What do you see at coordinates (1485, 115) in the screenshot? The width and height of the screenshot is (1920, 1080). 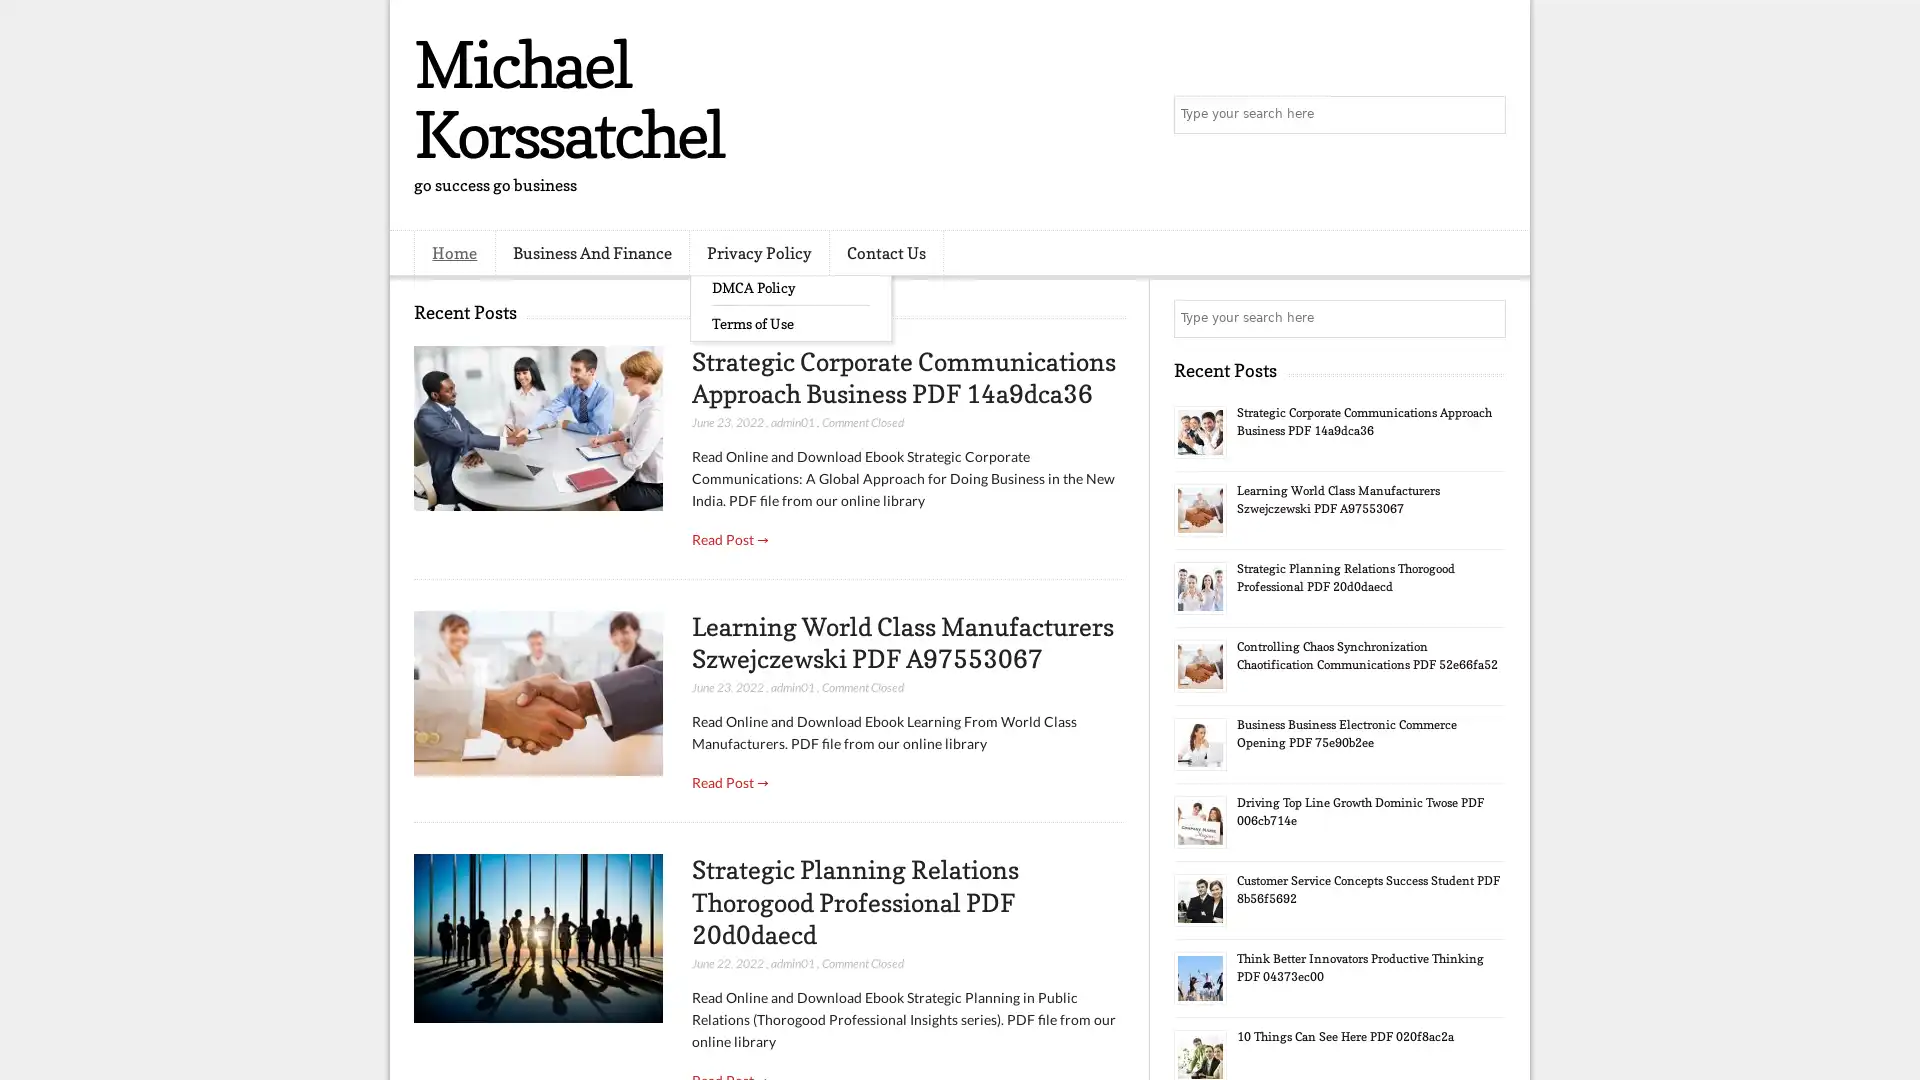 I see `Search` at bounding box center [1485, 115].